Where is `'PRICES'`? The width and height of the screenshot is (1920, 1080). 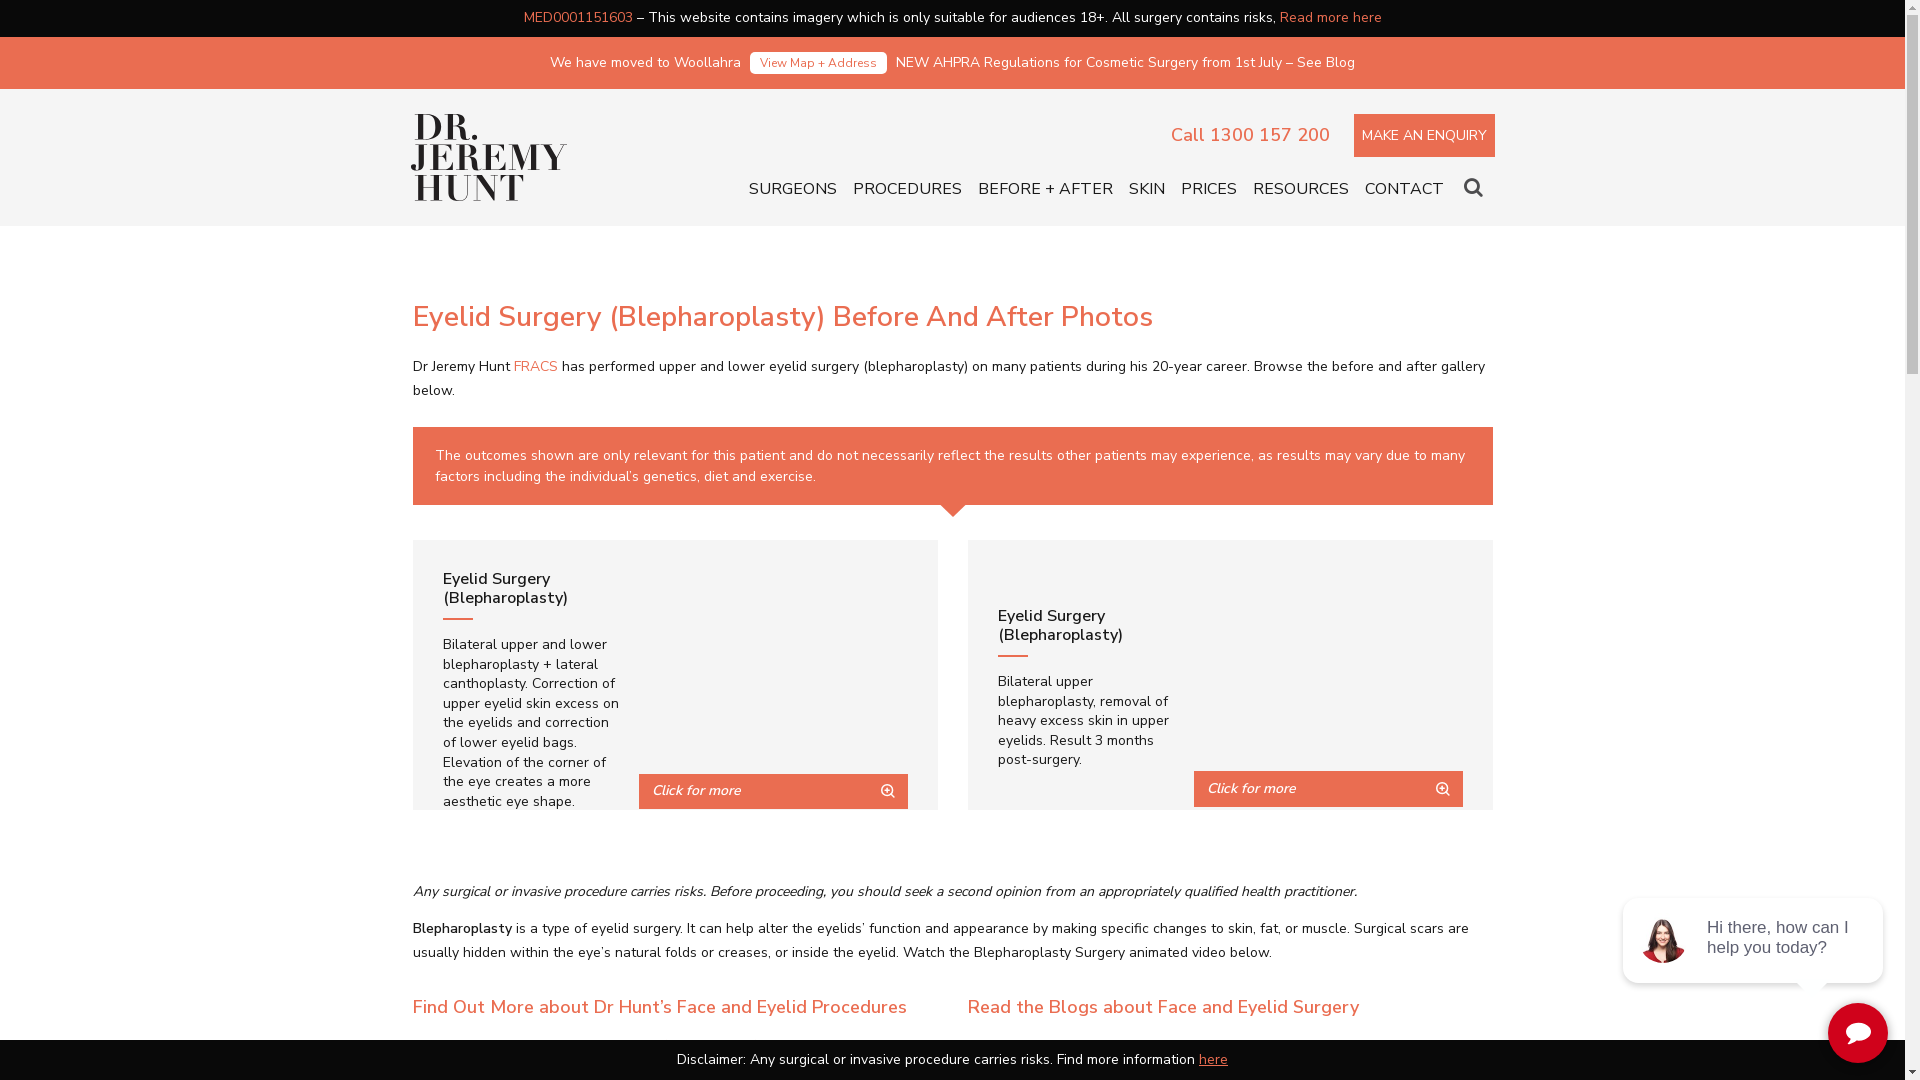 'PRICES' is located at coordinates (1207, 189).